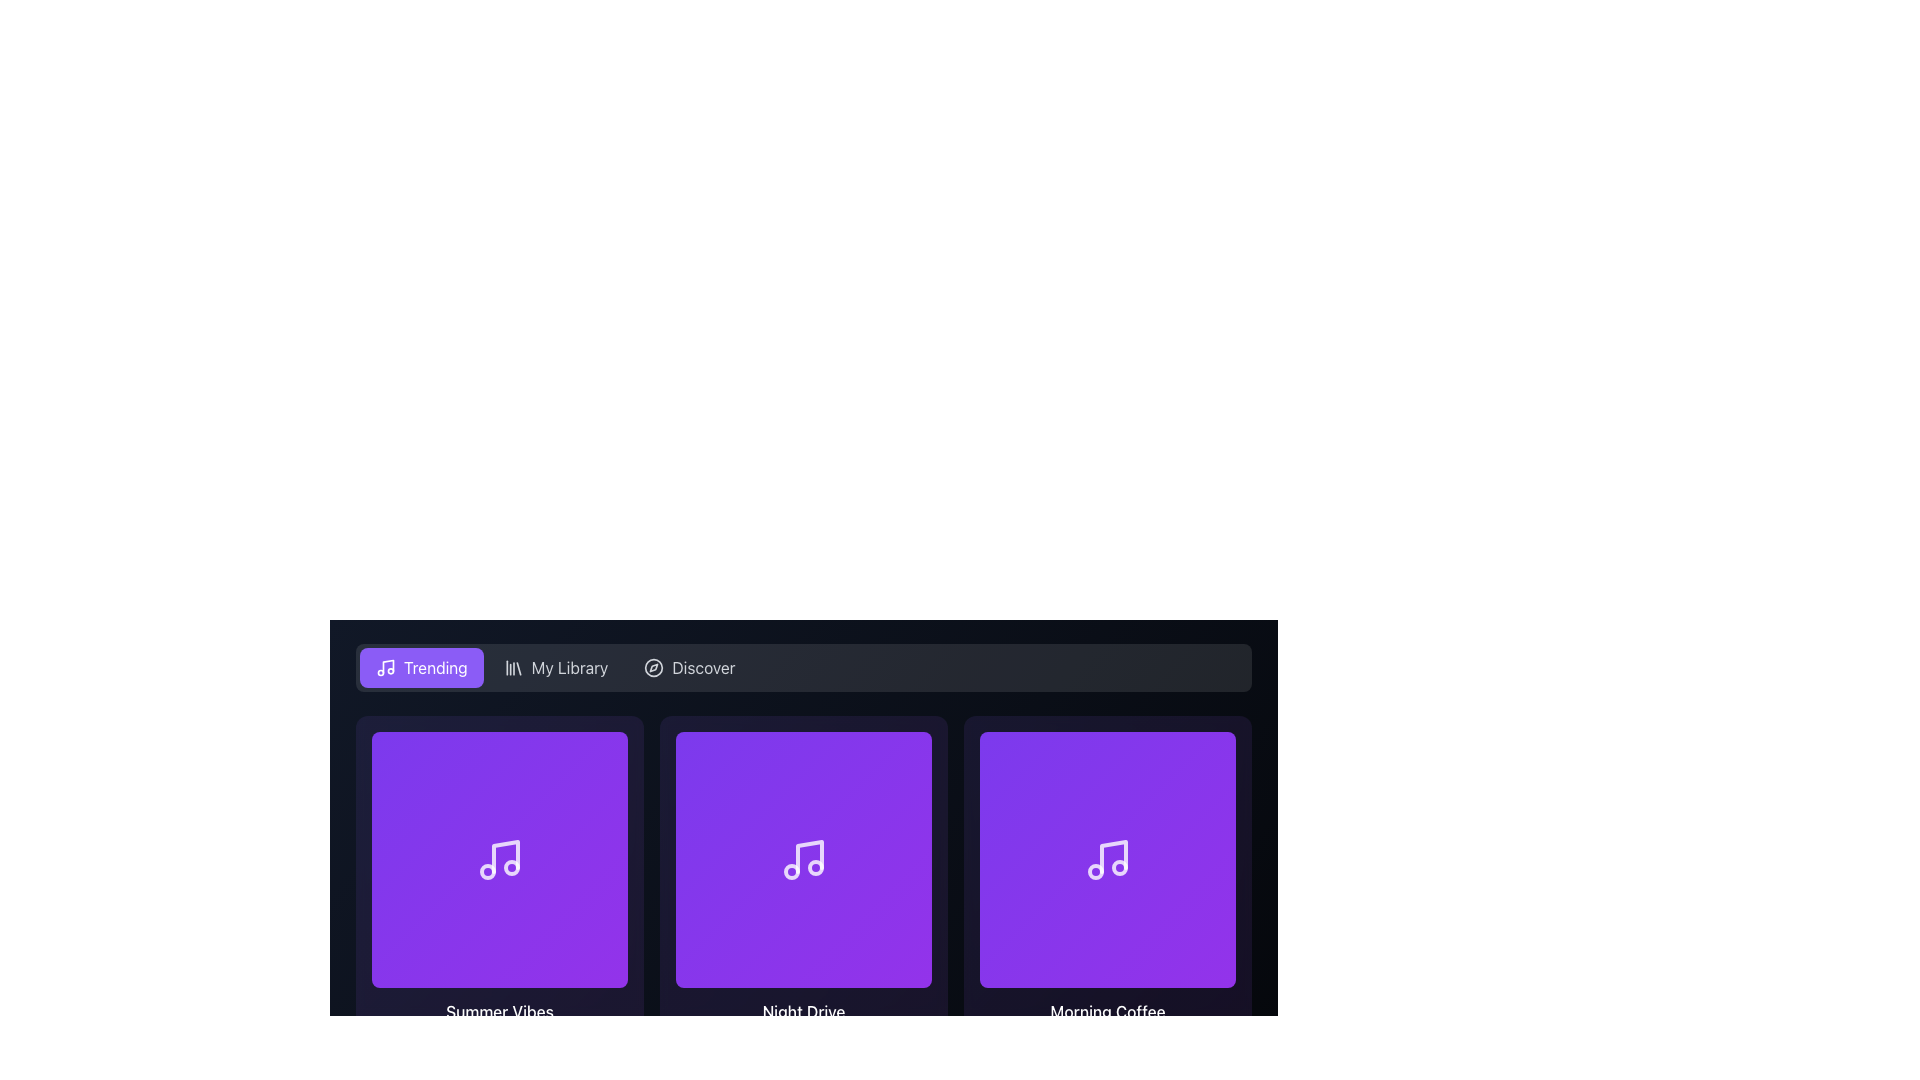 The height and width of the screenshot is (1080, 1920). What do you see at coordinates (689, 667) in the screenshot?
I see `the 'Discover' button, the third button in the horizontal navigation bar` at bounding box center [689, 667].